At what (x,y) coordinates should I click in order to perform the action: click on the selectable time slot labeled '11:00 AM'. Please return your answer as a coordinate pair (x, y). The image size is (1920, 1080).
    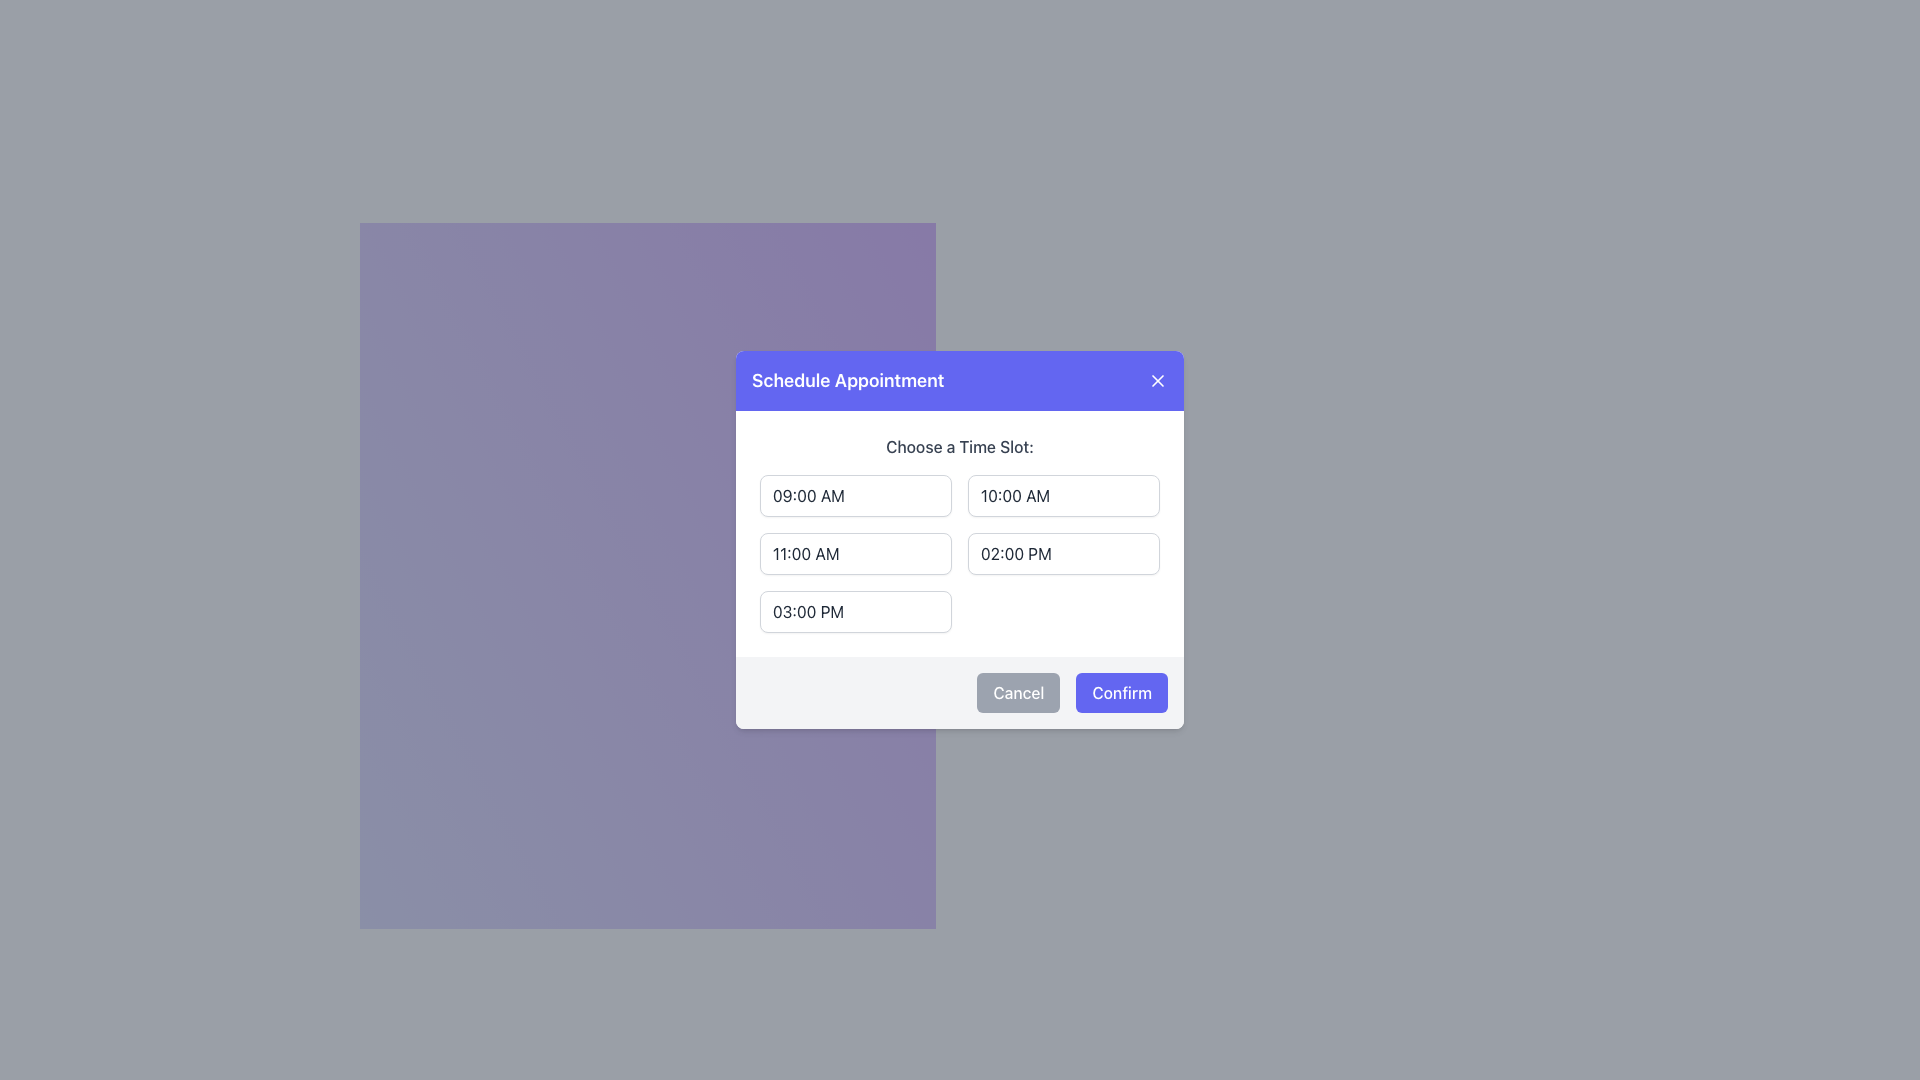
    Looking at the image, I should click on (806, 554).